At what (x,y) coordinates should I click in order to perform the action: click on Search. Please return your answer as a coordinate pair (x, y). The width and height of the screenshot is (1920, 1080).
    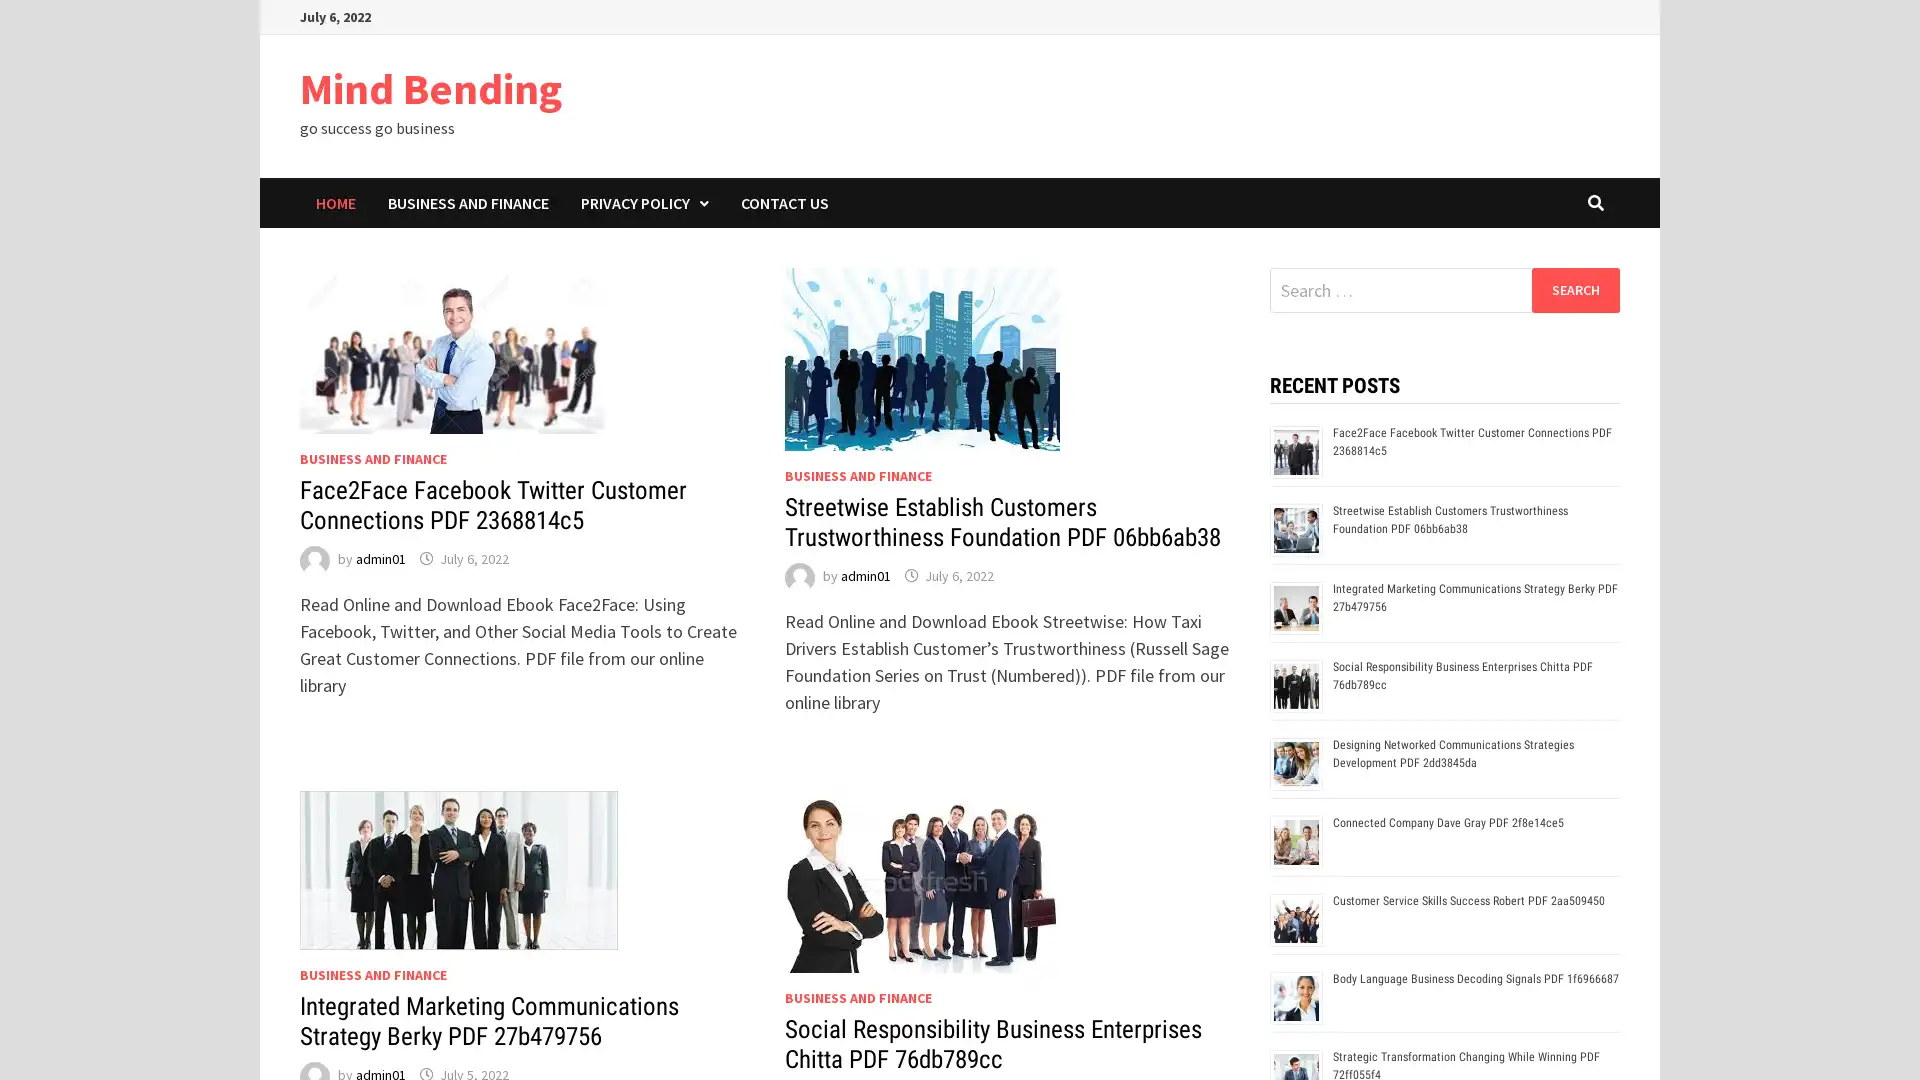
    Looking at the image, I should click on (1574, 289).